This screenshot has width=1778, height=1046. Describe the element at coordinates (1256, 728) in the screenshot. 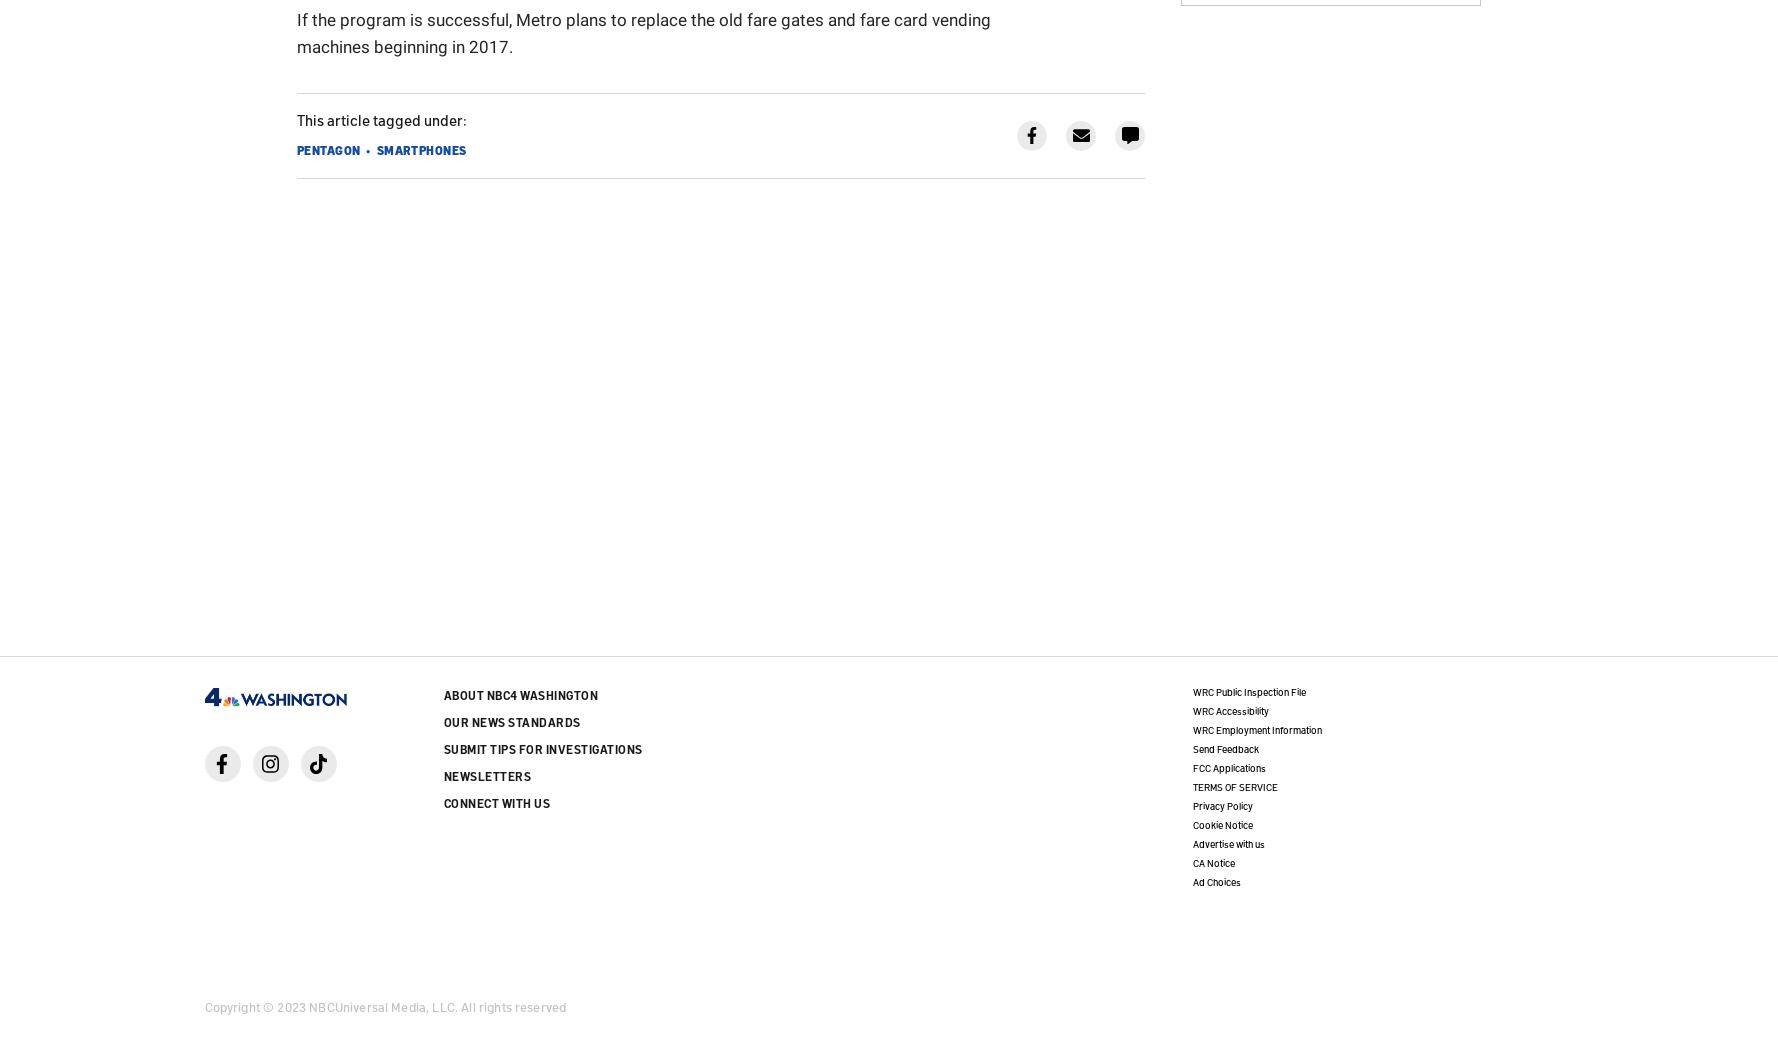

I see `'WRC Employment Information'` at that location.